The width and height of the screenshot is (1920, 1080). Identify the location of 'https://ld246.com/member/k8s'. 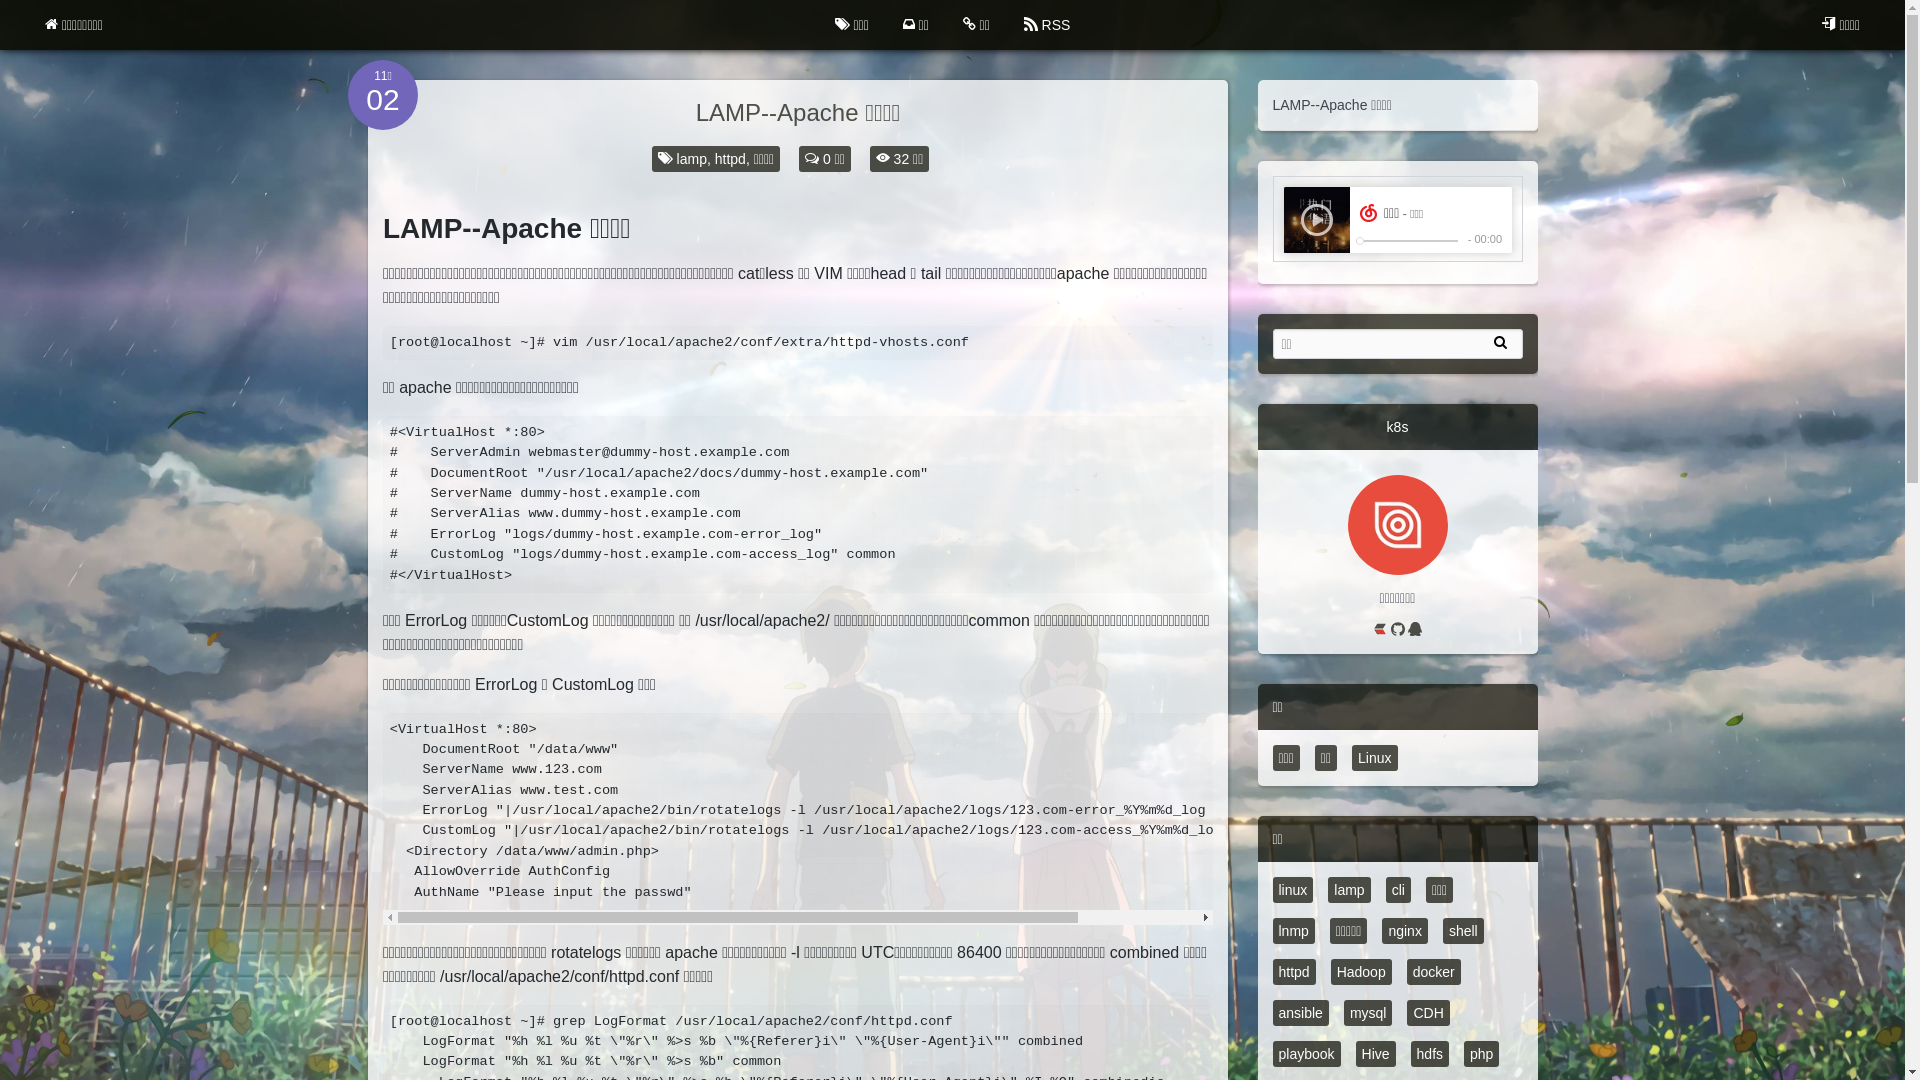
(1381, 631).